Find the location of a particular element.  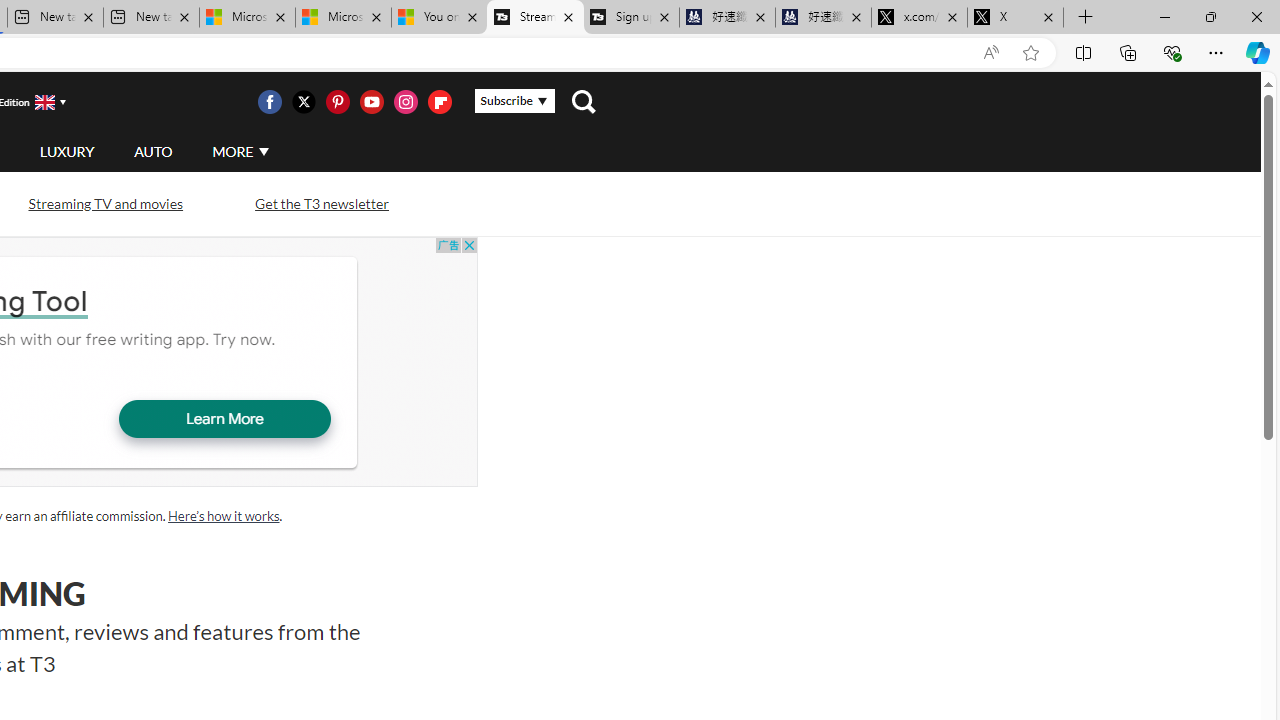

'Visit us on Facebook' is located at coordinates (268, 101).